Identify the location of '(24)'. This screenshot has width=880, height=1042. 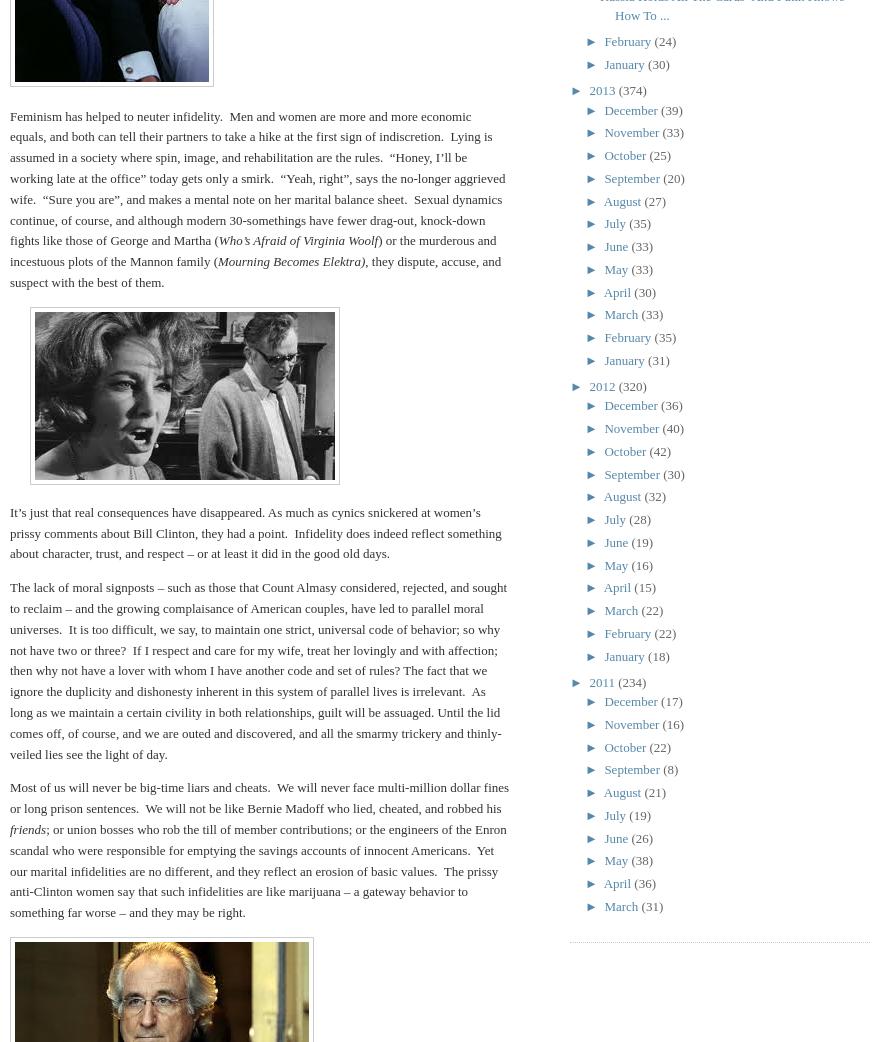
(664, 40).